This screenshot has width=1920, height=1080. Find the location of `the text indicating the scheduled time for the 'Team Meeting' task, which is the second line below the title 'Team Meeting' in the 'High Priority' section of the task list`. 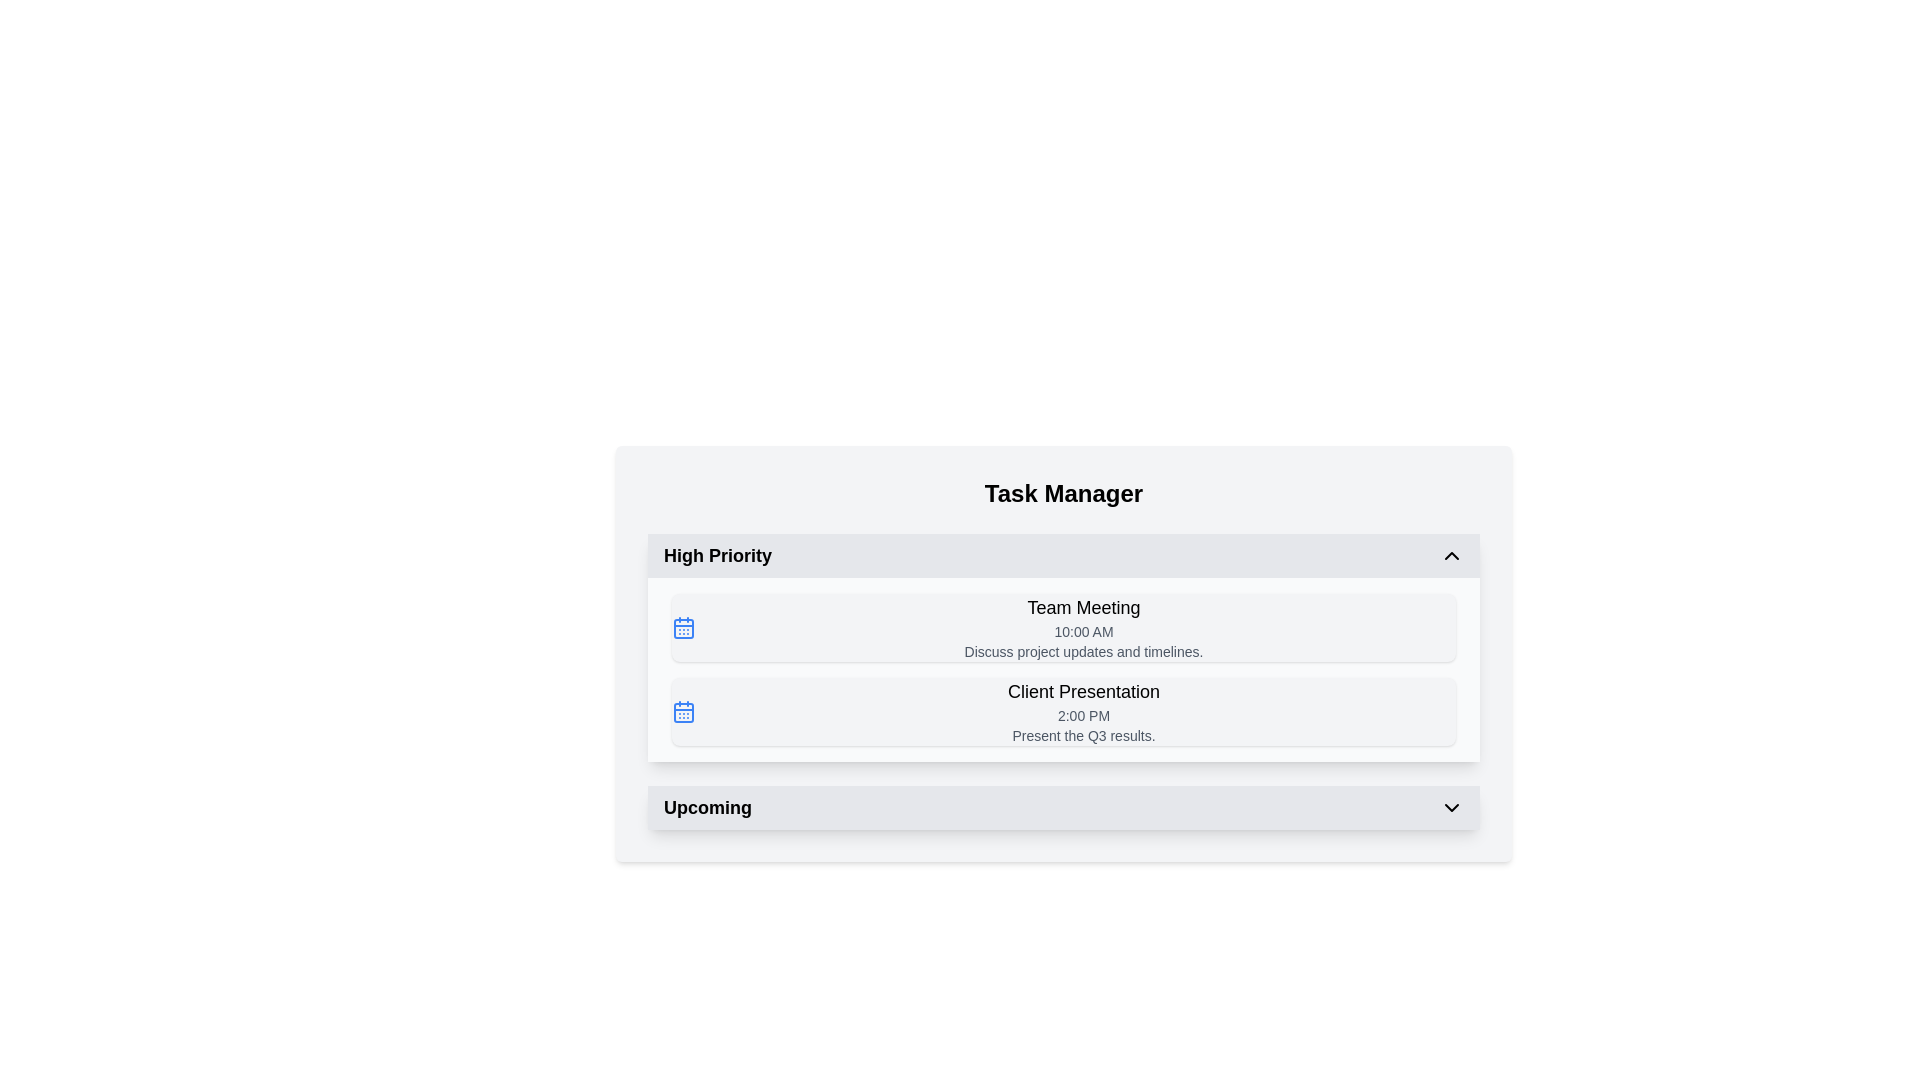

the text indicating the scheduled time for the 'Team Meeting' task, which is the second line below the title 'Team Meeting' in the 'High Priority' section of the task list is located at coordinates (1083, 632).